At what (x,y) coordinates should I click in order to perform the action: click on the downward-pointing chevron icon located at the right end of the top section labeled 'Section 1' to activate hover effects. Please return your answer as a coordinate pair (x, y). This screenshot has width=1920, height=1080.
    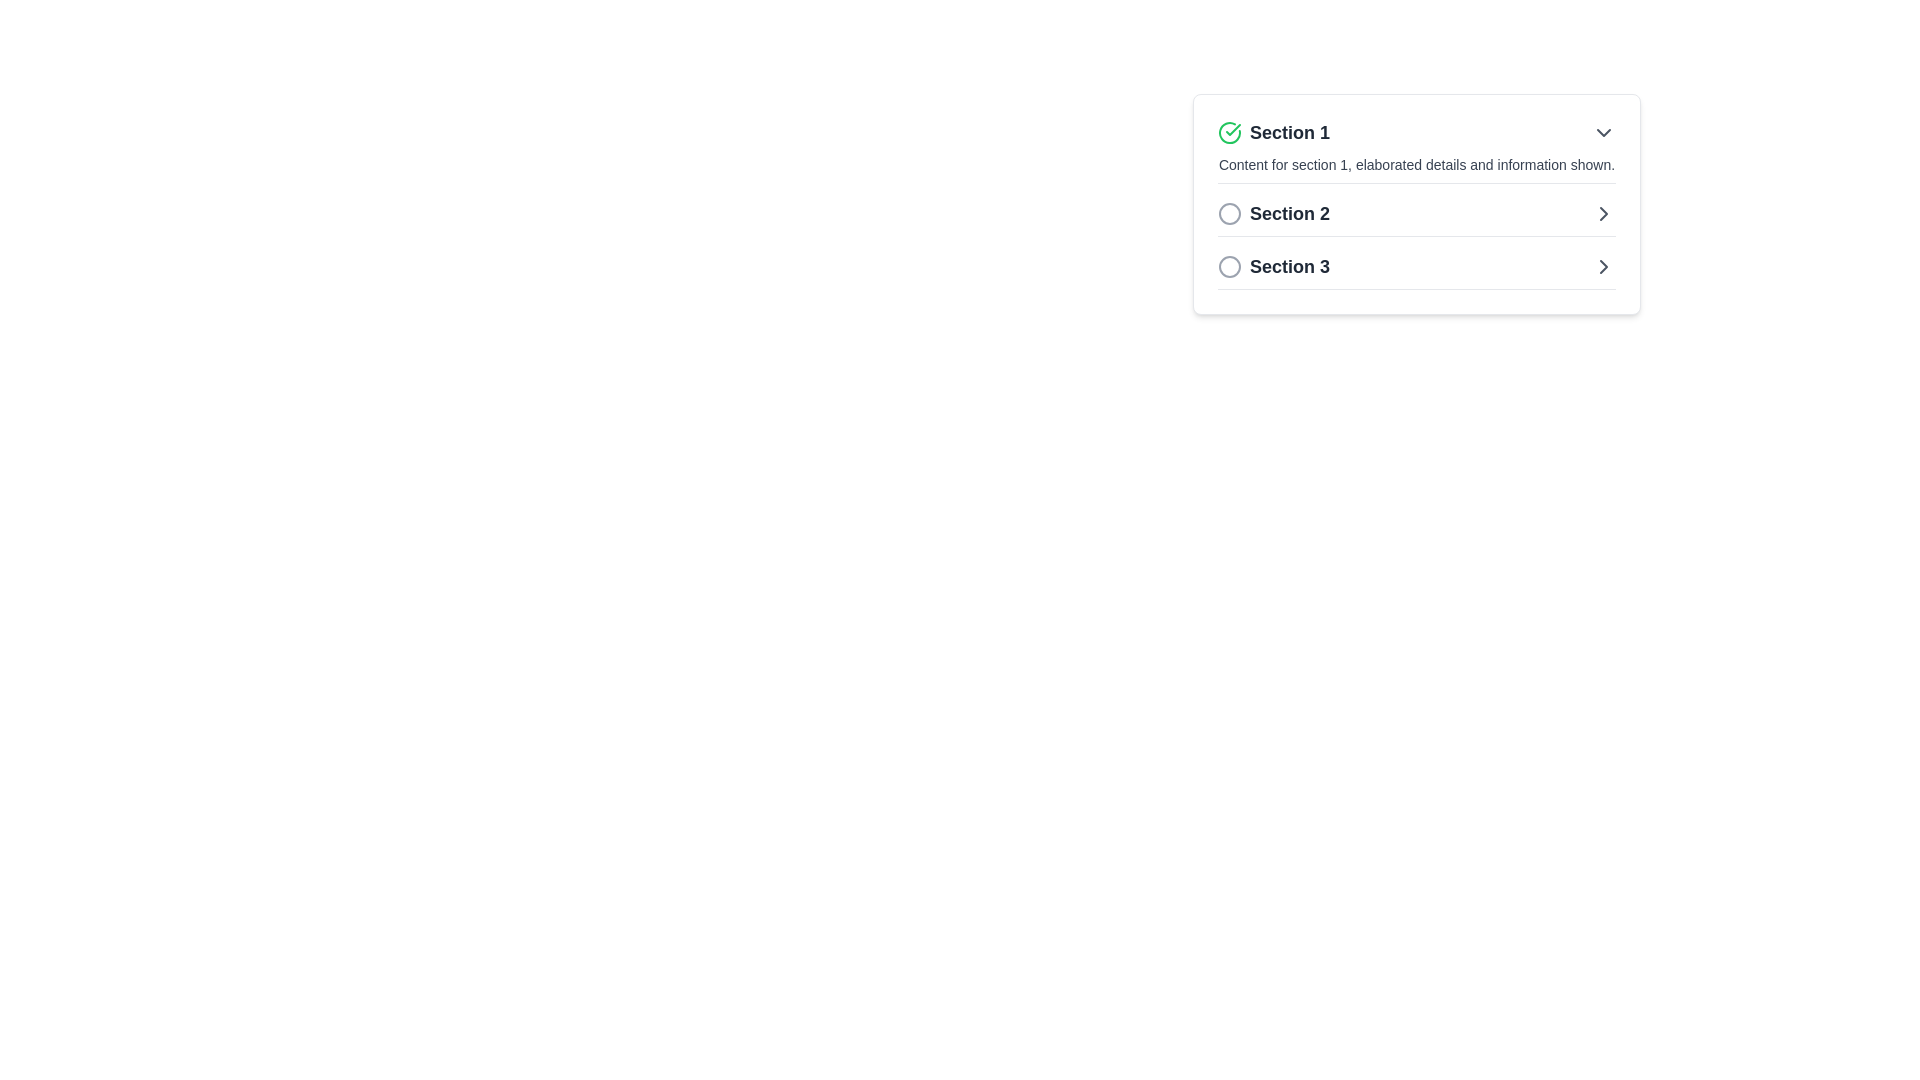
    Looking at the image, I should click on (1603, 132).